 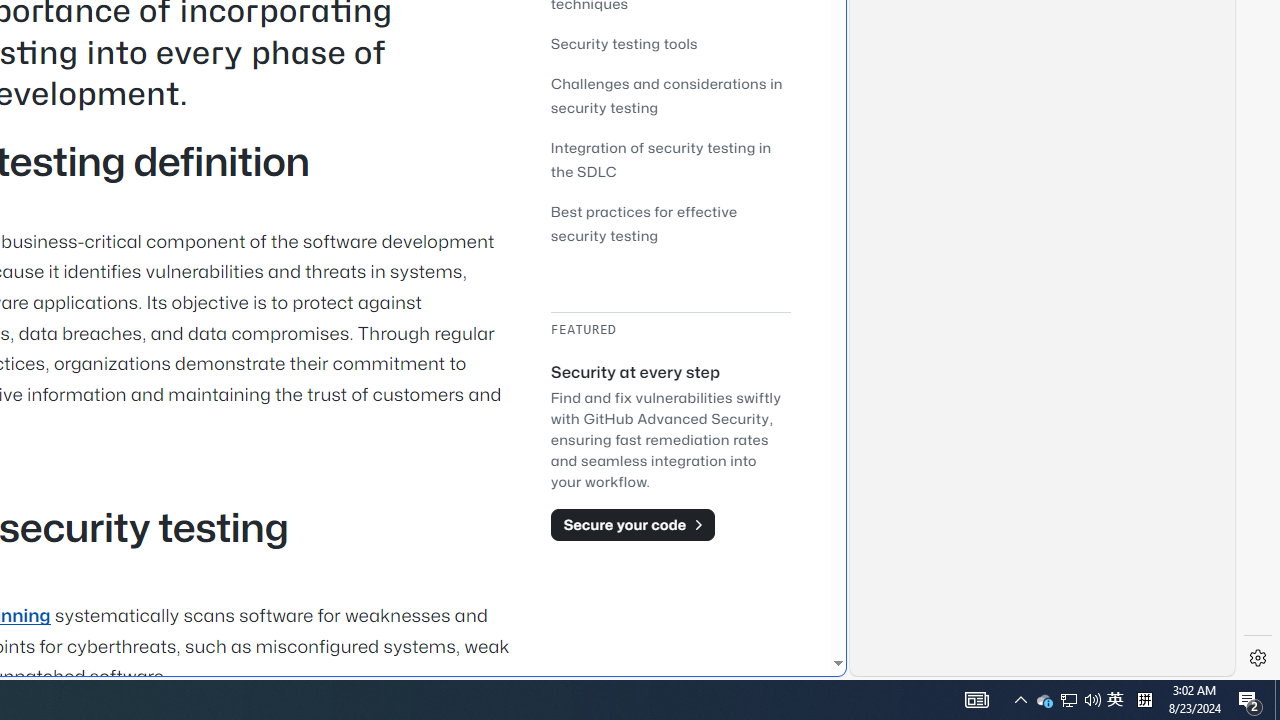 I want to click on 'Security testing tools', so click(x=670, y=43).